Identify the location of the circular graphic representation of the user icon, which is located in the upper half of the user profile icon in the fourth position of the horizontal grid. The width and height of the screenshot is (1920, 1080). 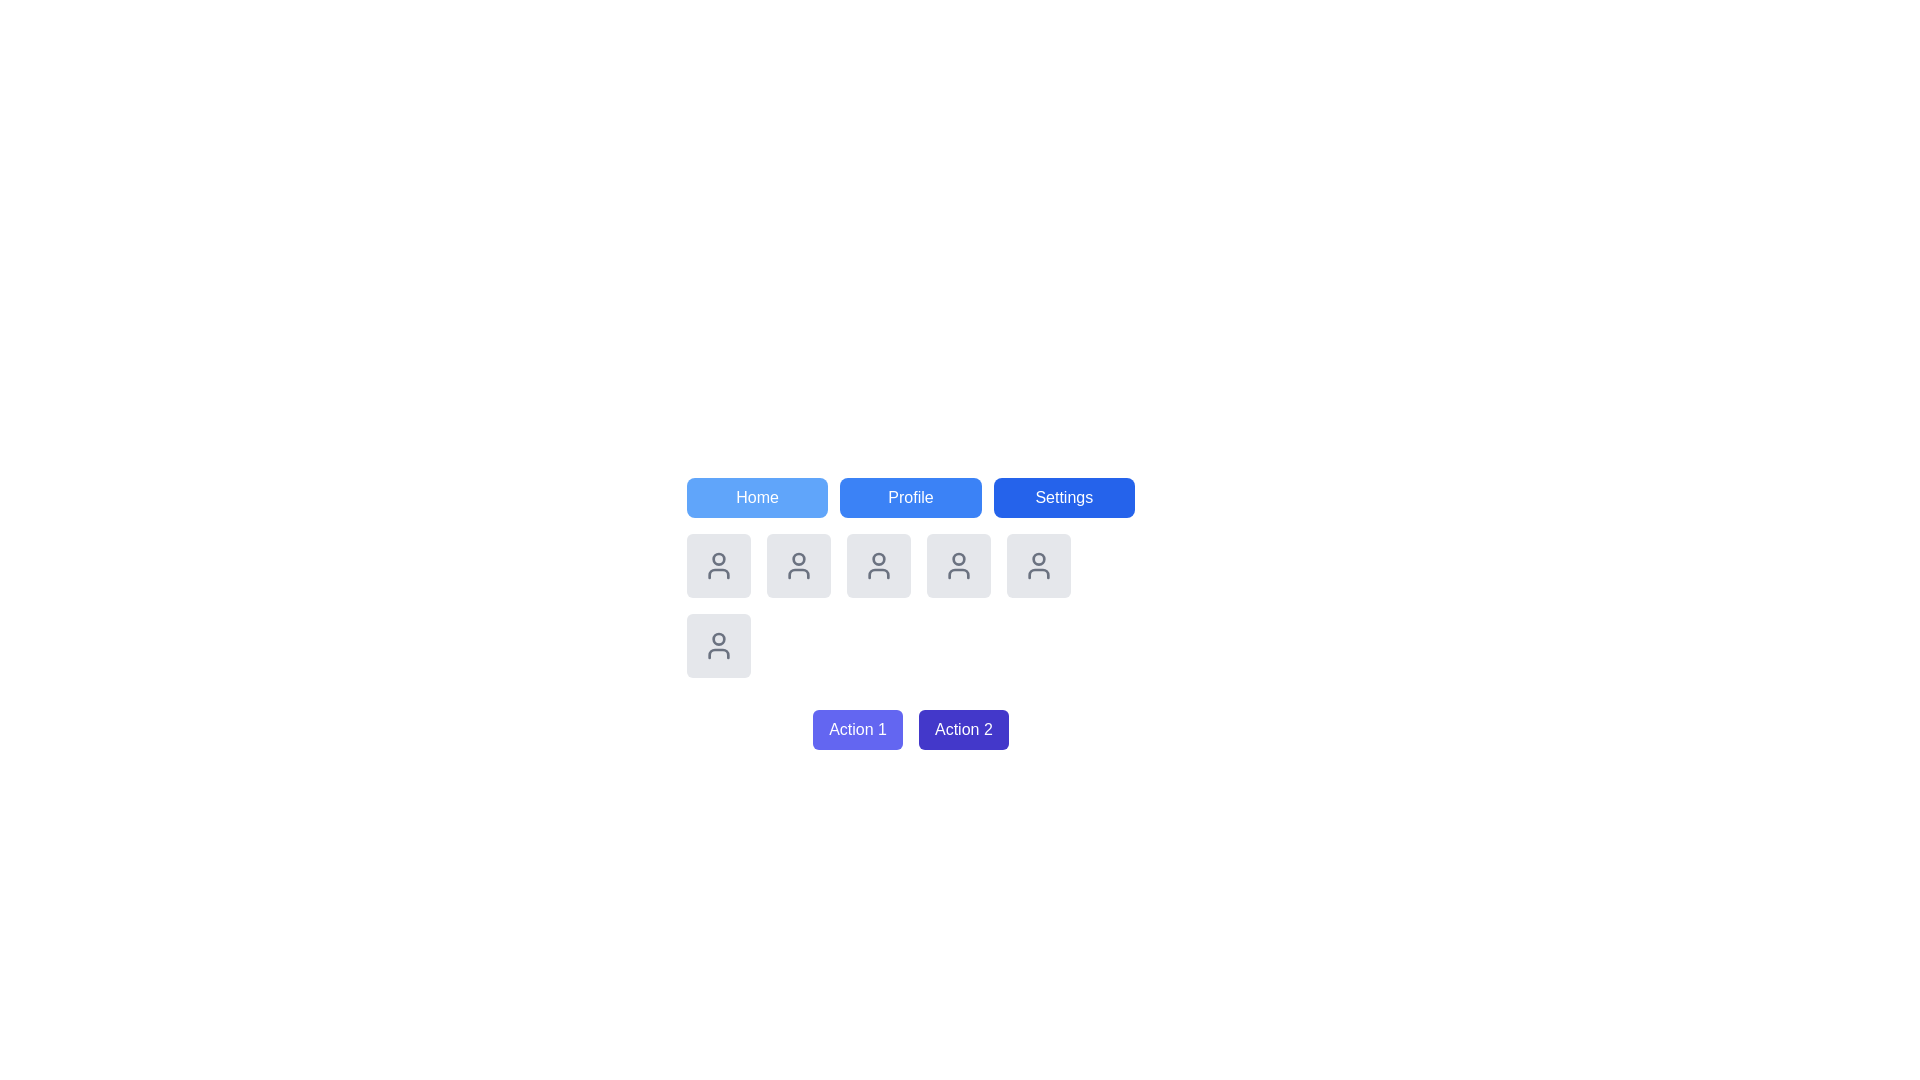
(1038, 559).